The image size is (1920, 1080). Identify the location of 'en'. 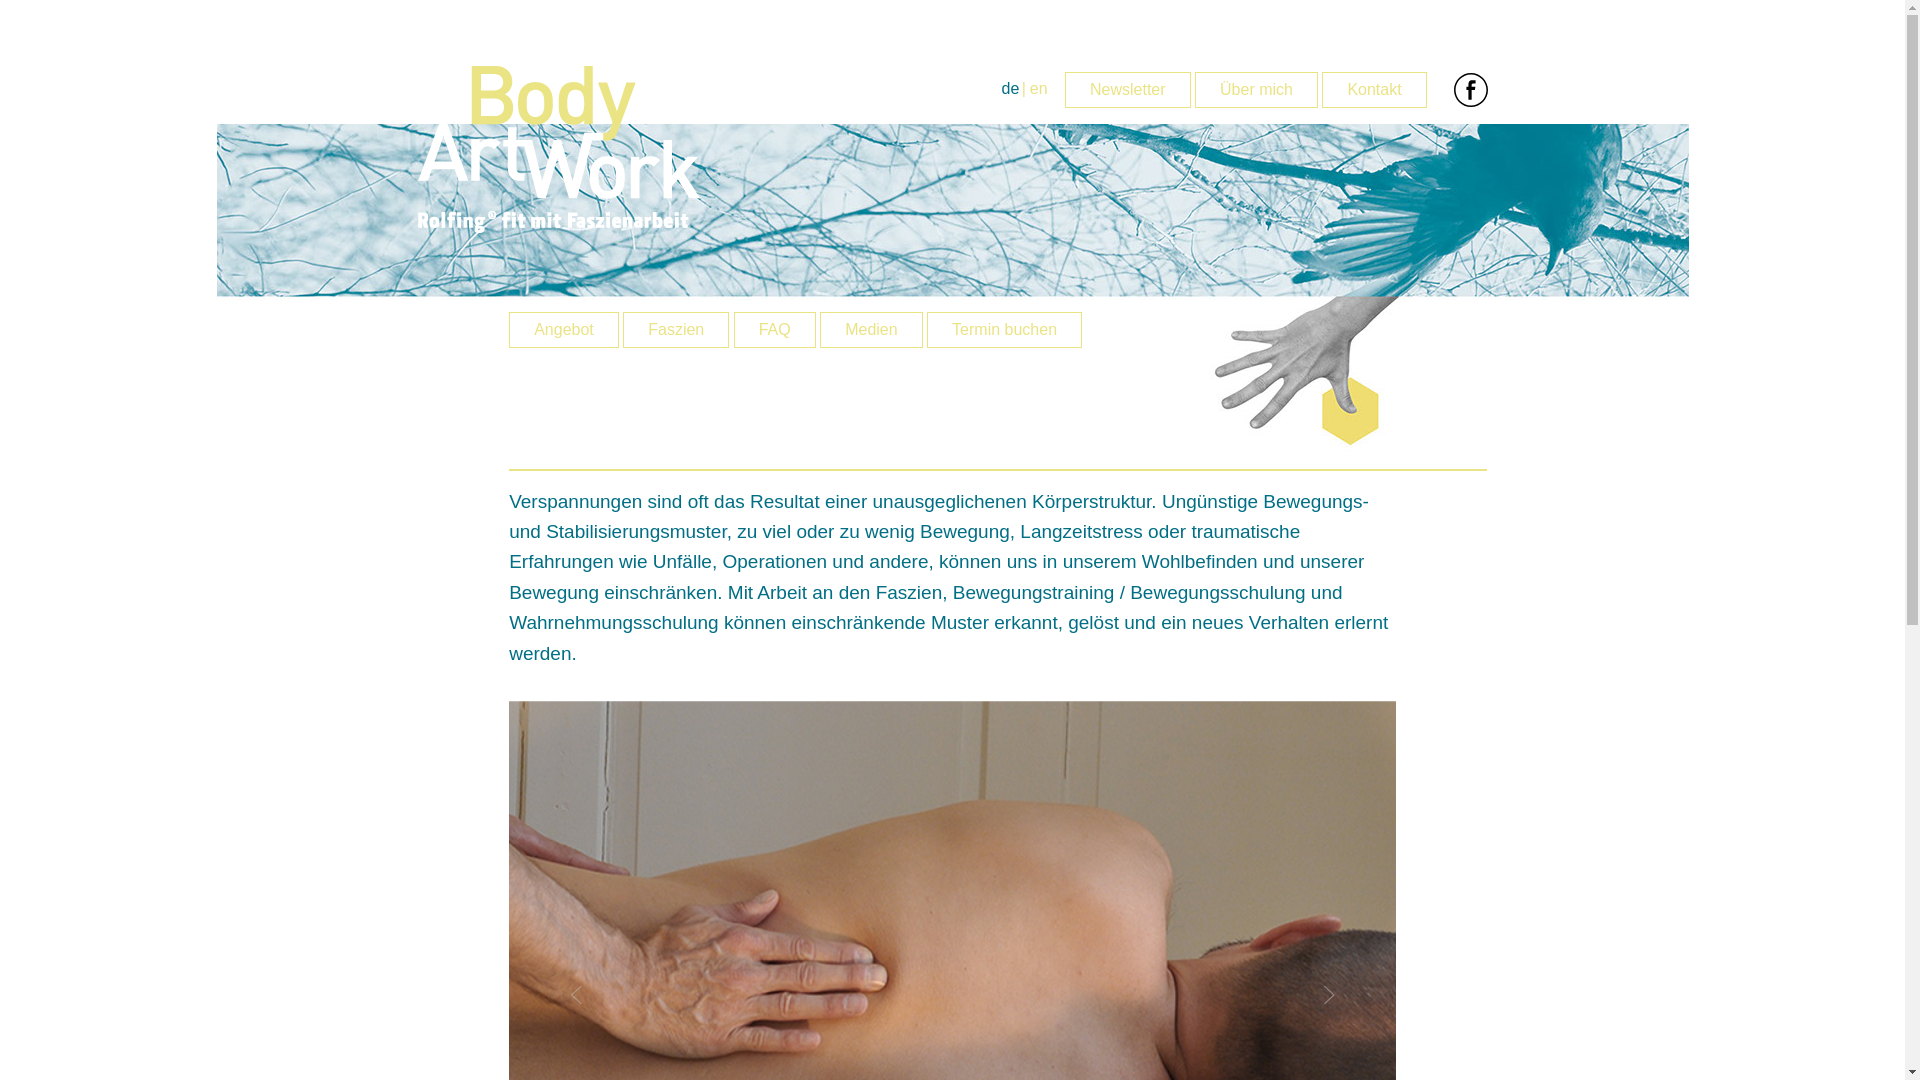
(1038, 87).